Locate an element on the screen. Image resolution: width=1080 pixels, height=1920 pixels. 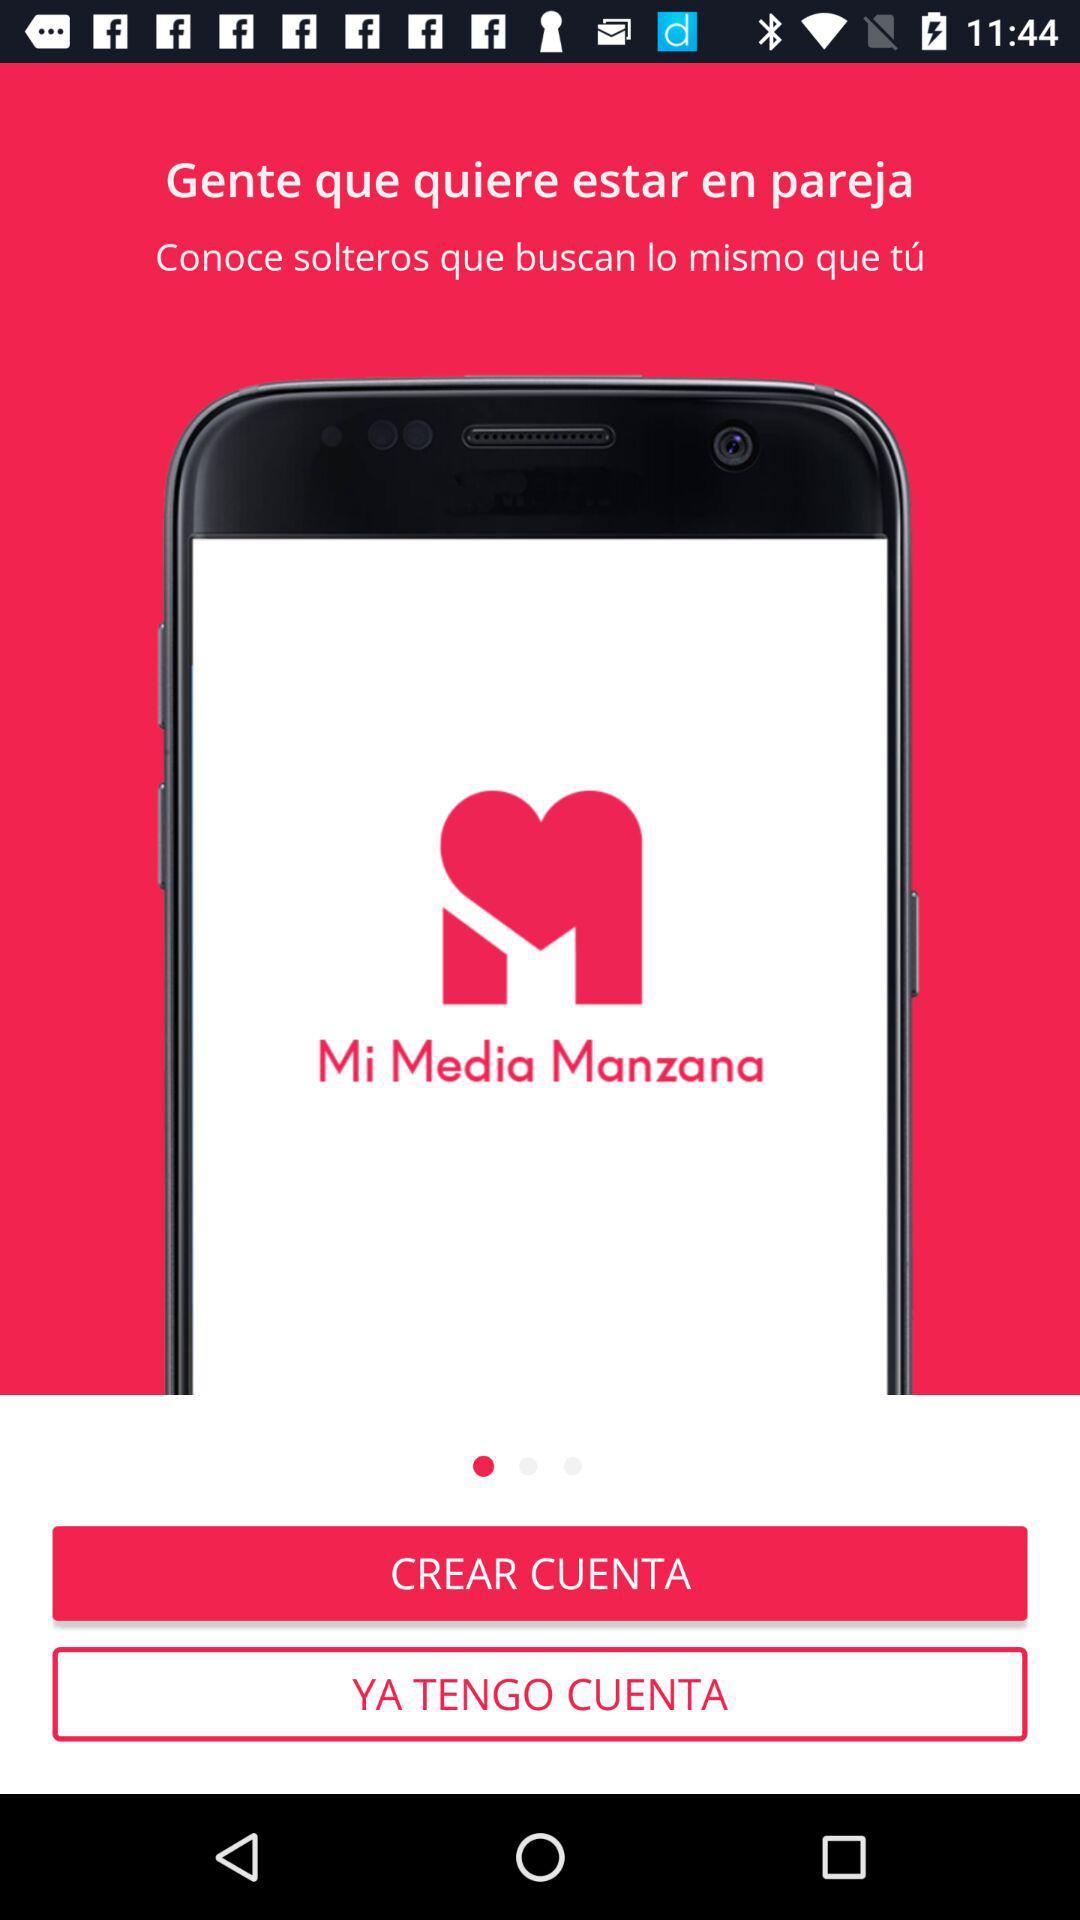
ya tengo cuenta icon is located at coordinates (540, 1693).